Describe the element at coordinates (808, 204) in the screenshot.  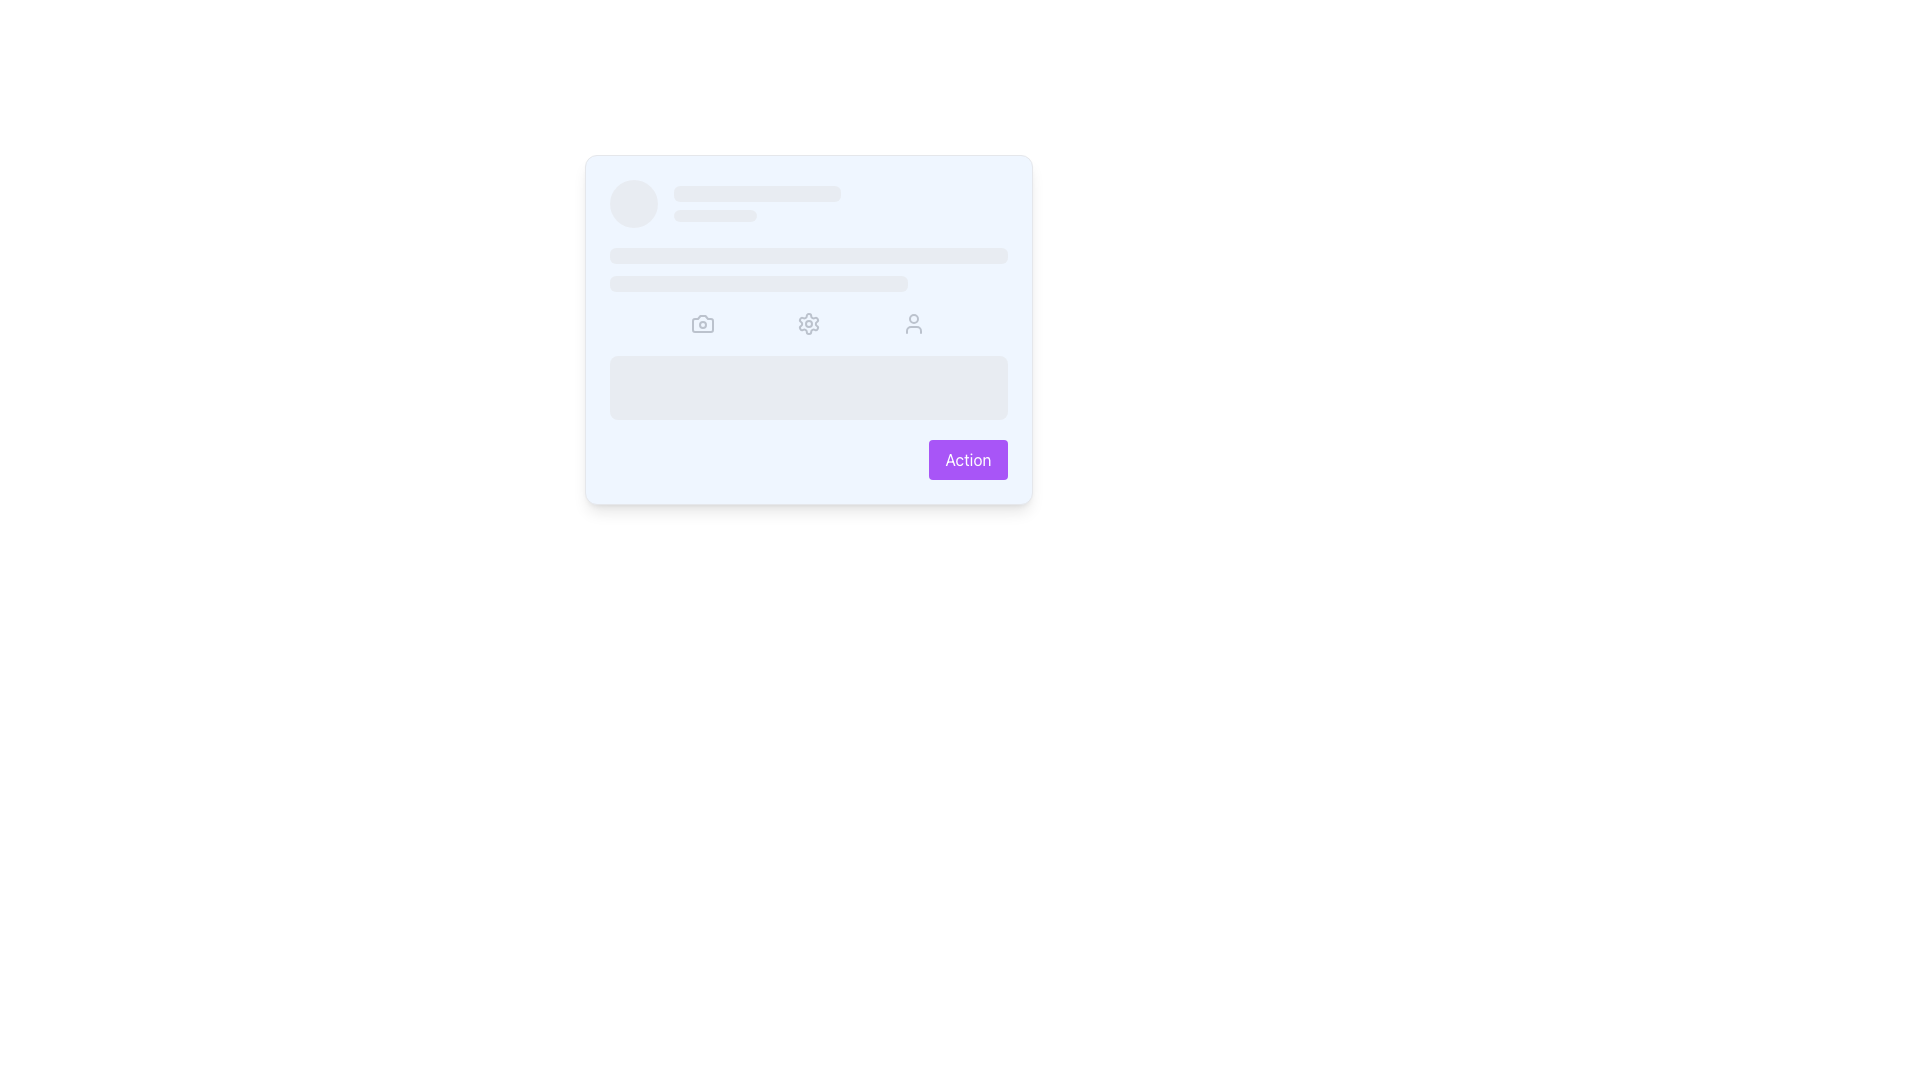
I see `inside the group of placeholders styled as a profile summary, which includes a circular placeholder image and two rectangular placeholder bars, located at the top-left of the blue-bordered card component` at that location.